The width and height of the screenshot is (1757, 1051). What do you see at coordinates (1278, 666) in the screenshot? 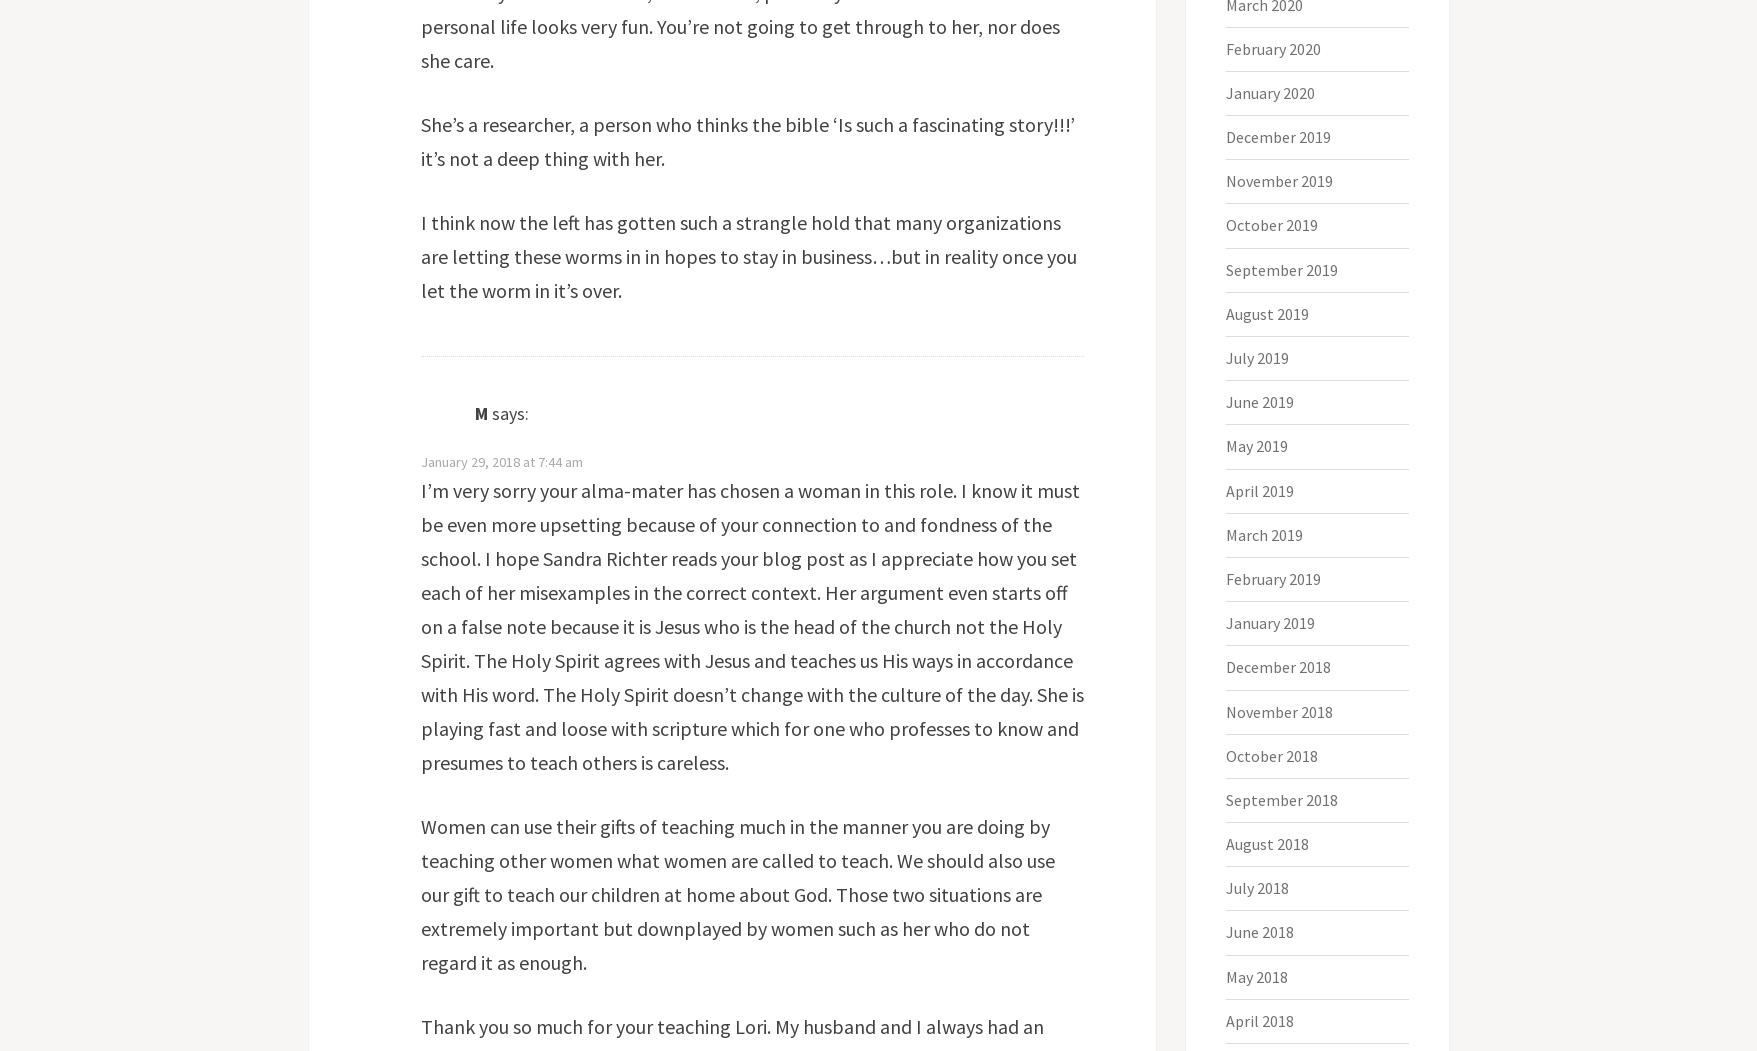
I see `'December 2018'` at bounding box center [1278, 666].